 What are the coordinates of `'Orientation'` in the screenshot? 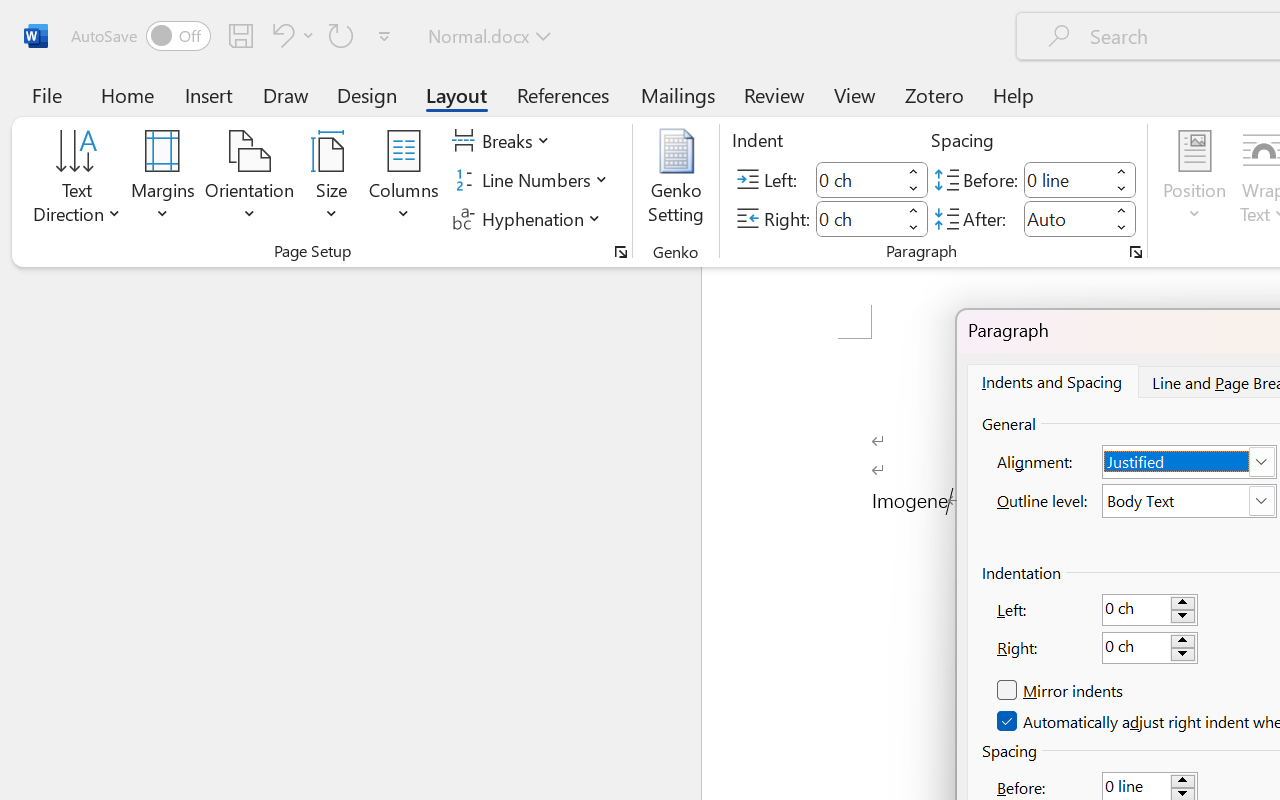 It's located at (249, 179).